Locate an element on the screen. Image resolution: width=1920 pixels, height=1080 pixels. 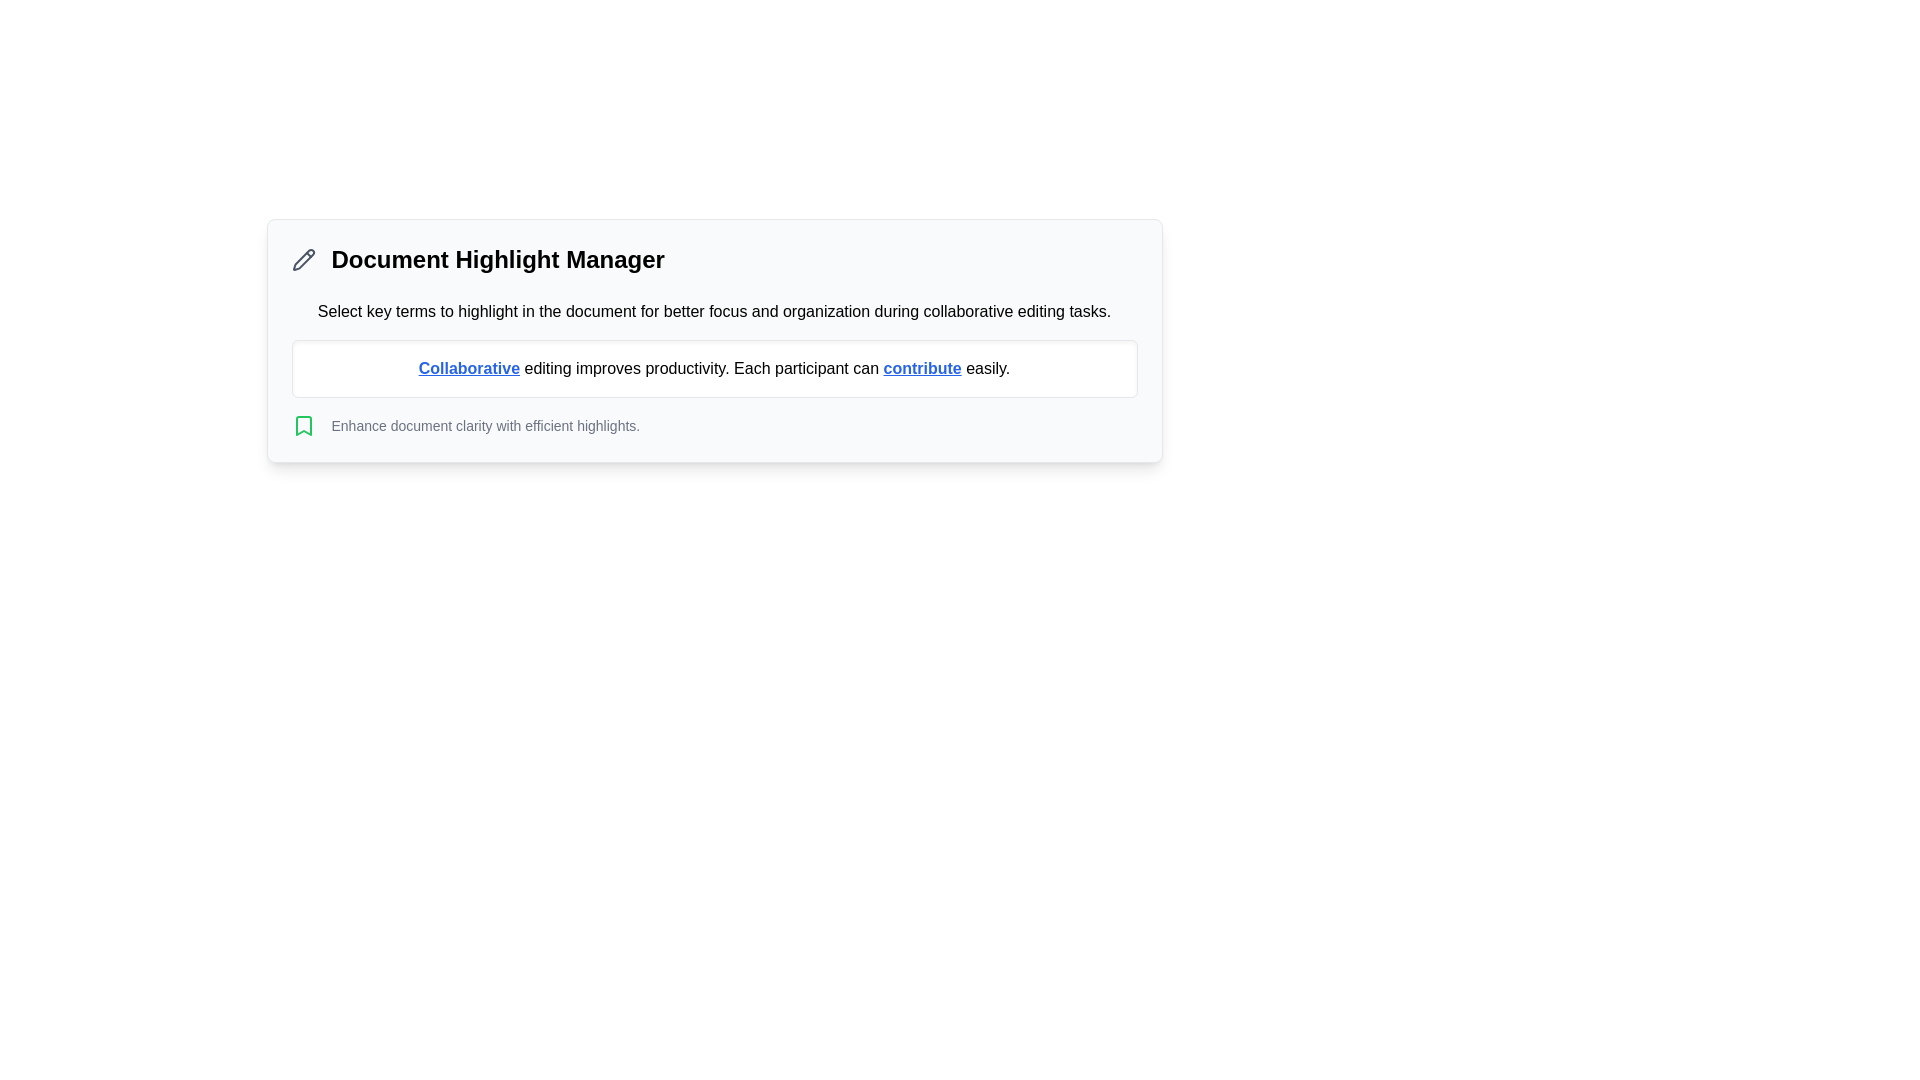
on the text element located directly is located at coordinates (985, 368).